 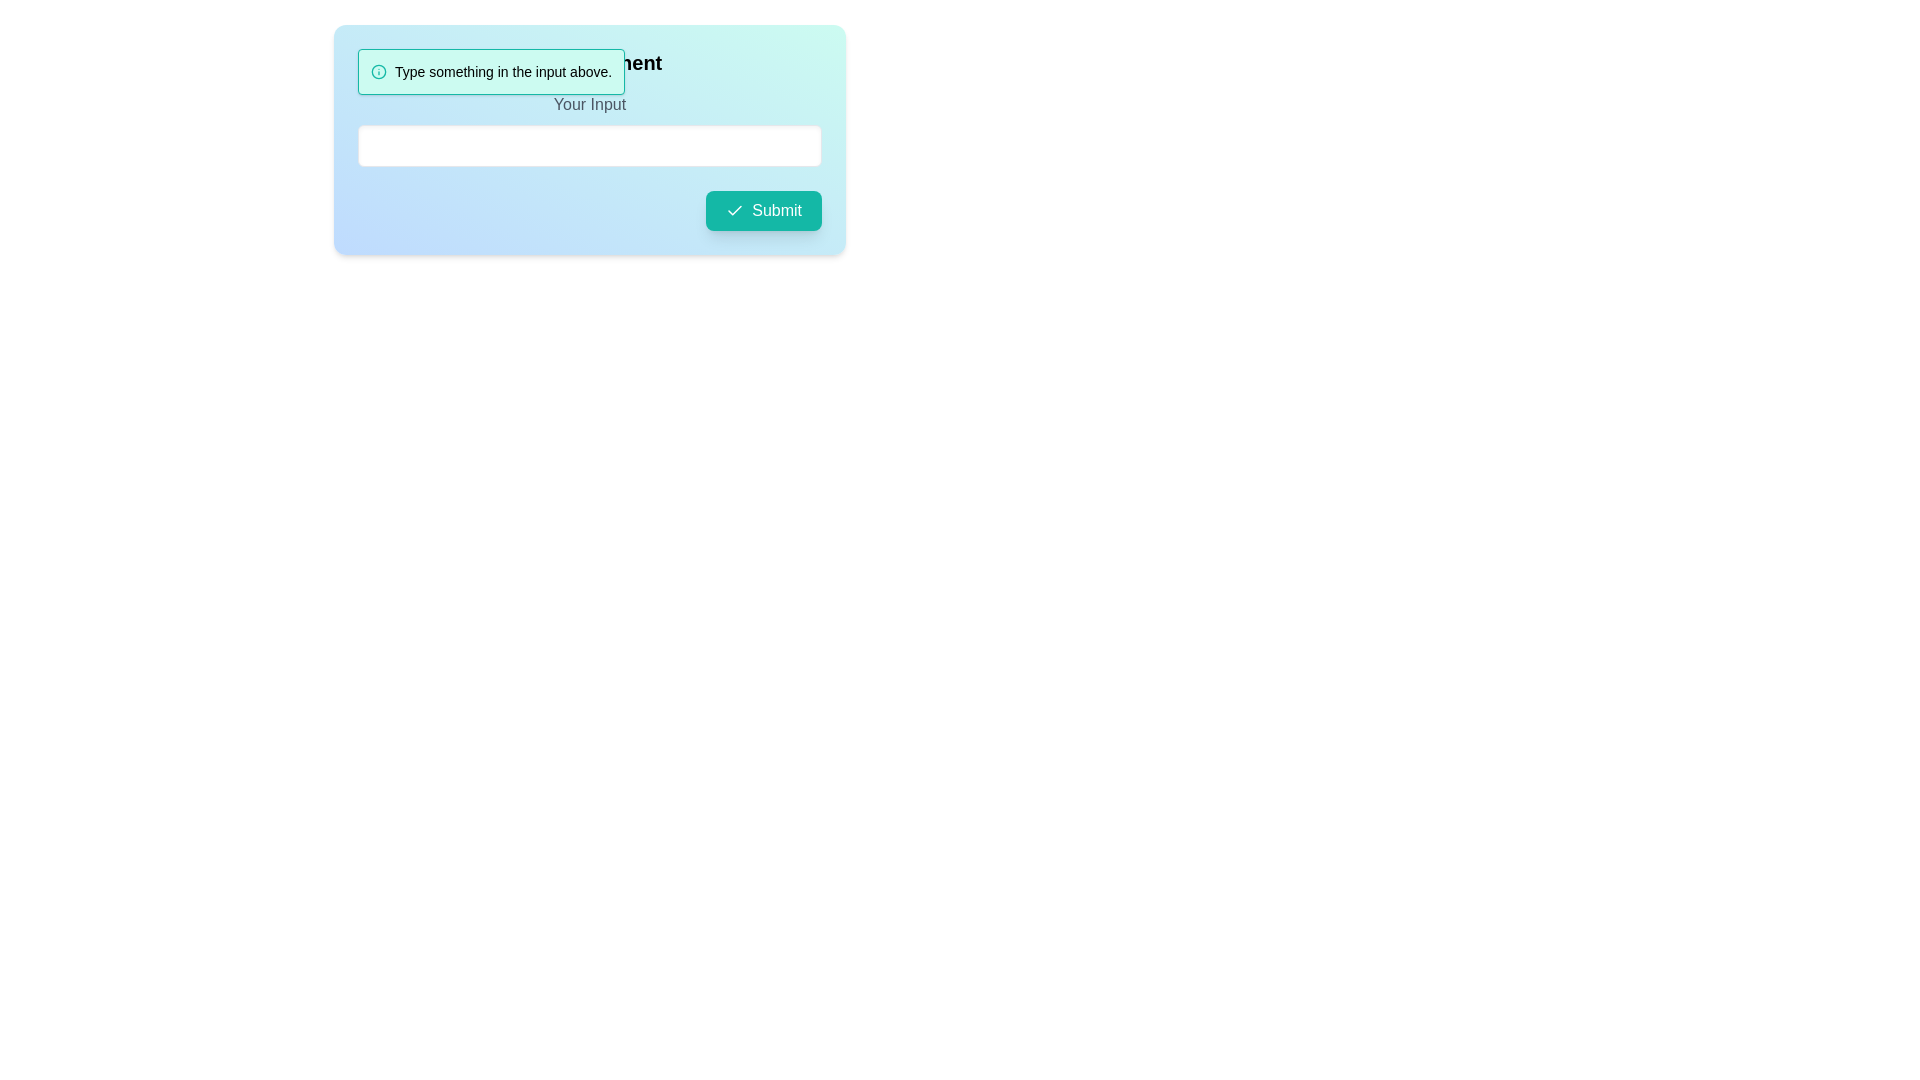 I want to click on the text input field located directly below the label 'Your Input', so click(x=589, y=130).